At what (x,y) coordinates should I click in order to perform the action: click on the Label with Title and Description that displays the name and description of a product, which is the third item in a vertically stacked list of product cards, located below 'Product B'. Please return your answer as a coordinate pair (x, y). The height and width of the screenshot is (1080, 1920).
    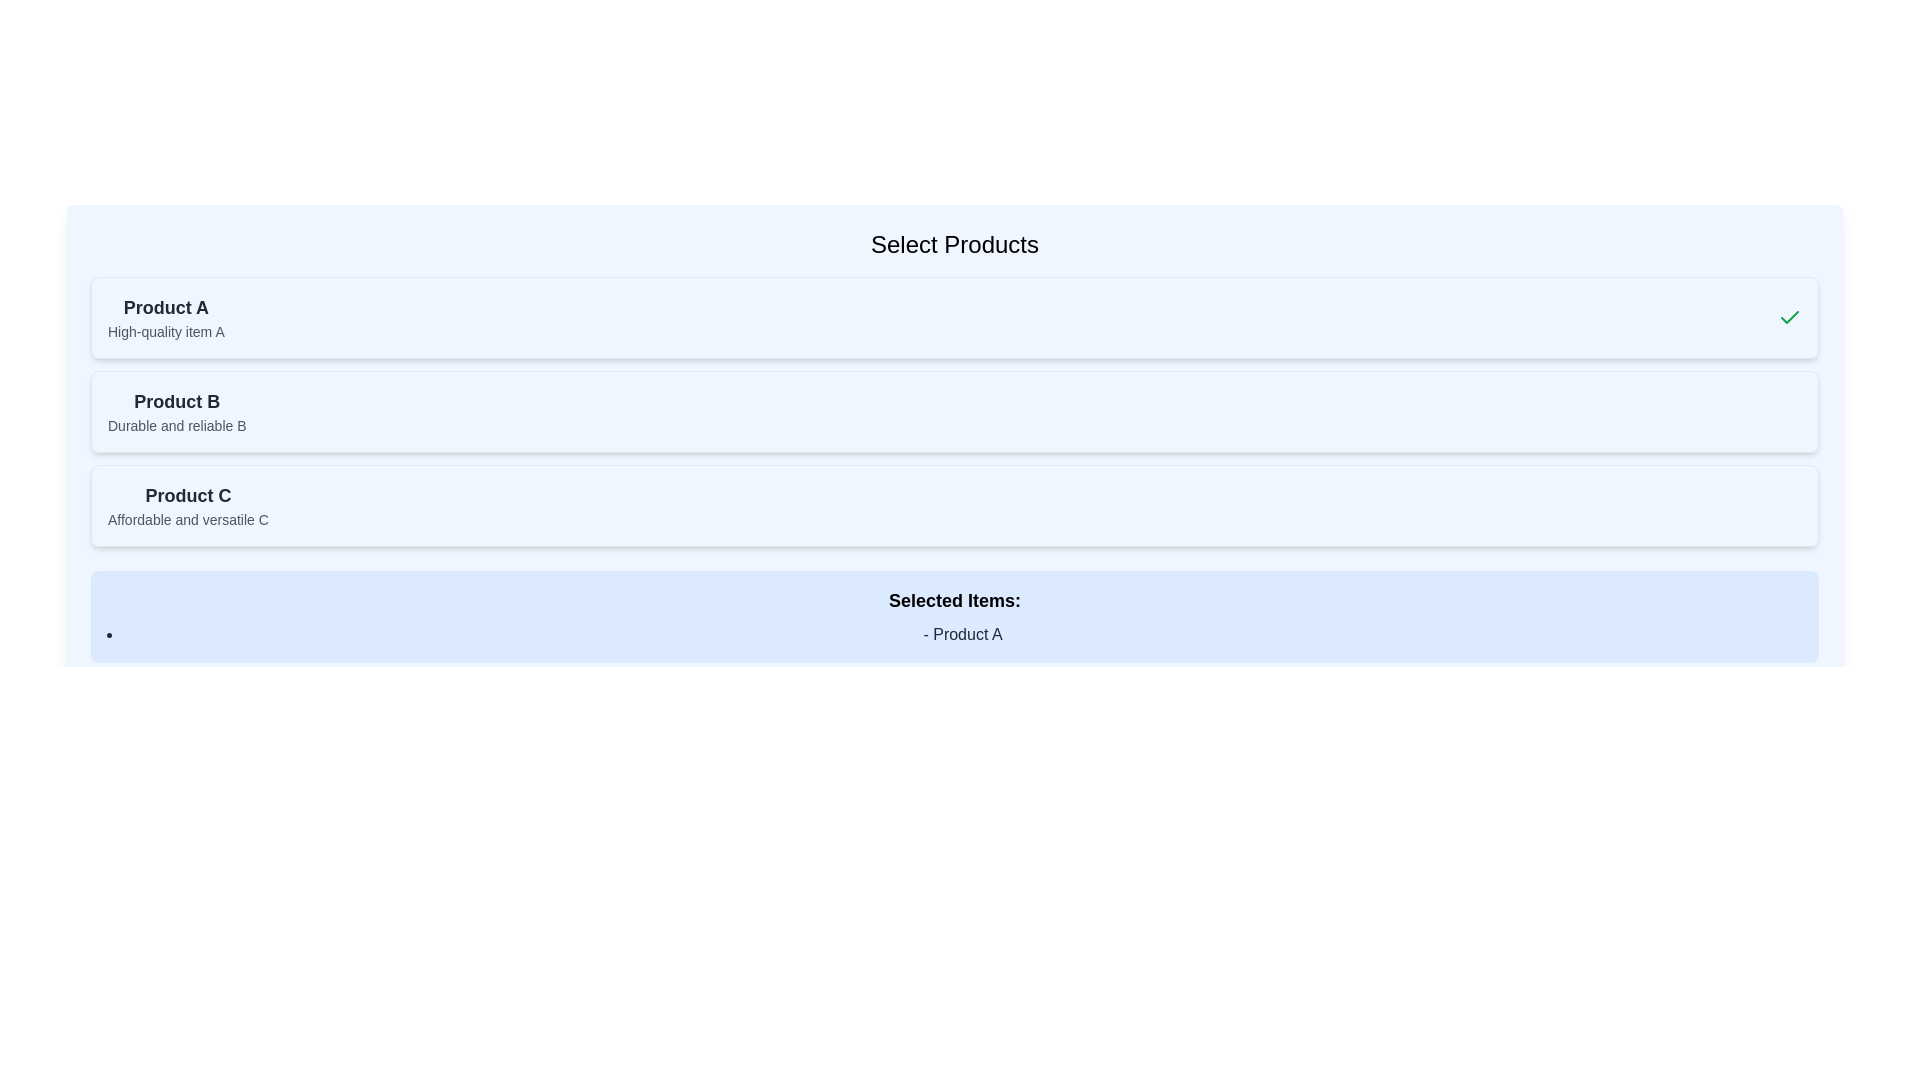
    Looking at the image, I should click on (188, 504).